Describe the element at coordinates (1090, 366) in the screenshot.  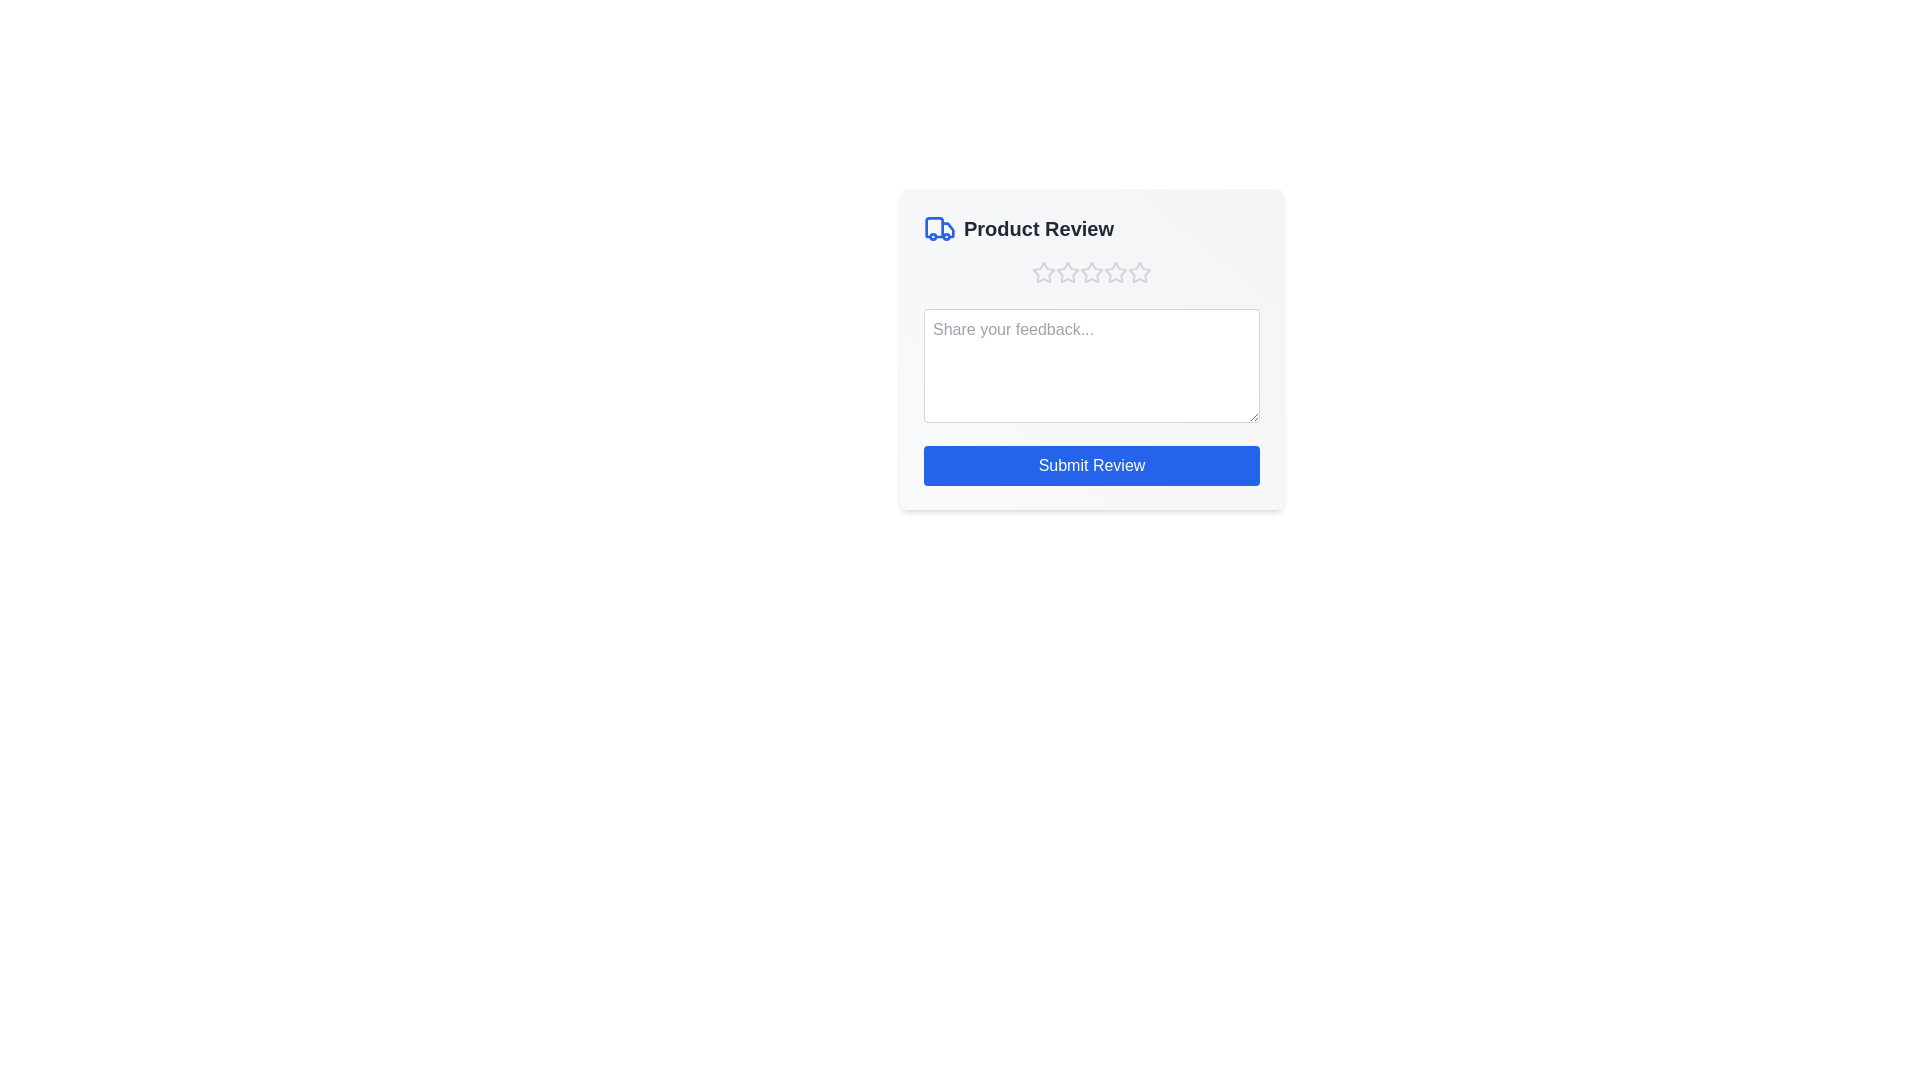
I see `the feedback textarea and input the text 'This is my feedback.'` at that location.